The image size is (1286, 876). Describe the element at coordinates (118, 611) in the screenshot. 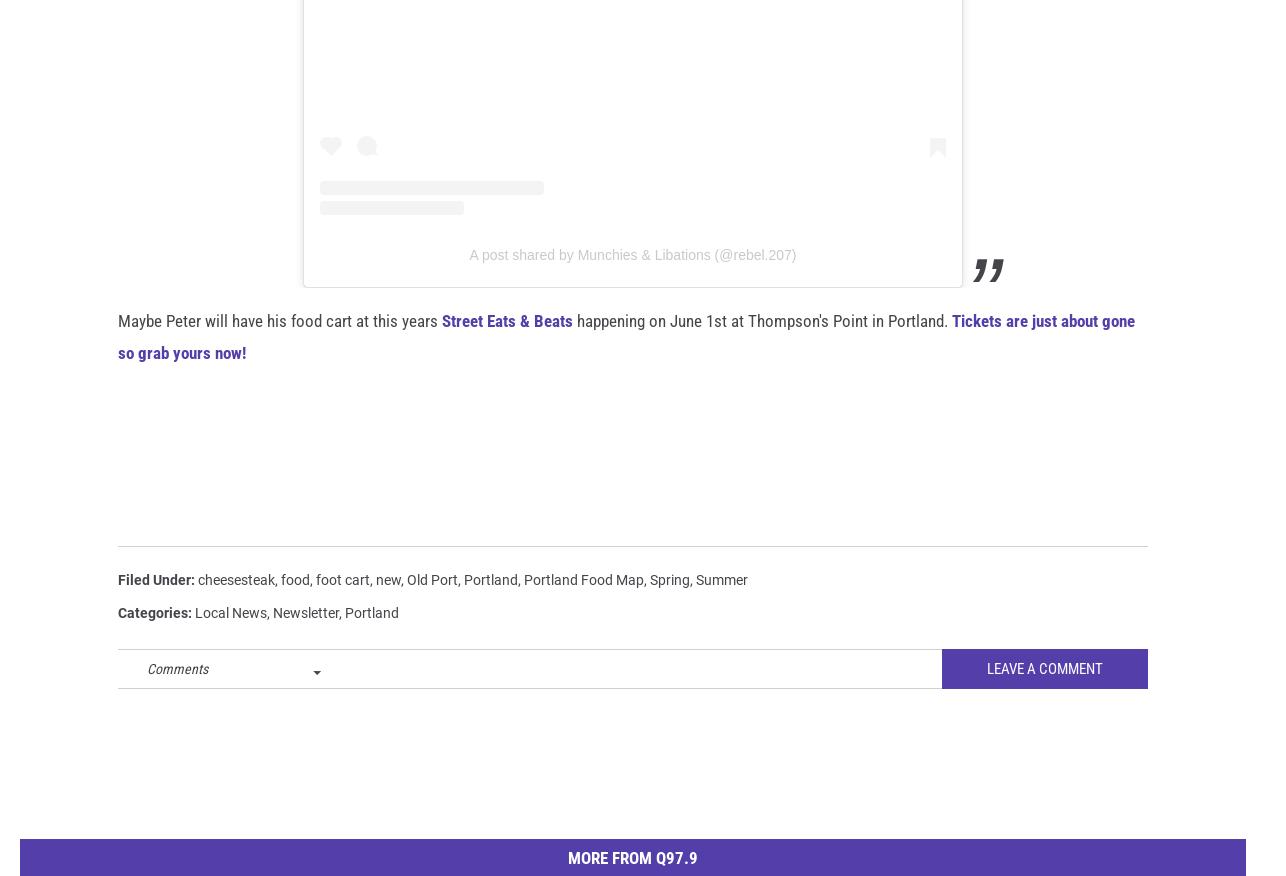

I see `'Filed Under'` at that location.